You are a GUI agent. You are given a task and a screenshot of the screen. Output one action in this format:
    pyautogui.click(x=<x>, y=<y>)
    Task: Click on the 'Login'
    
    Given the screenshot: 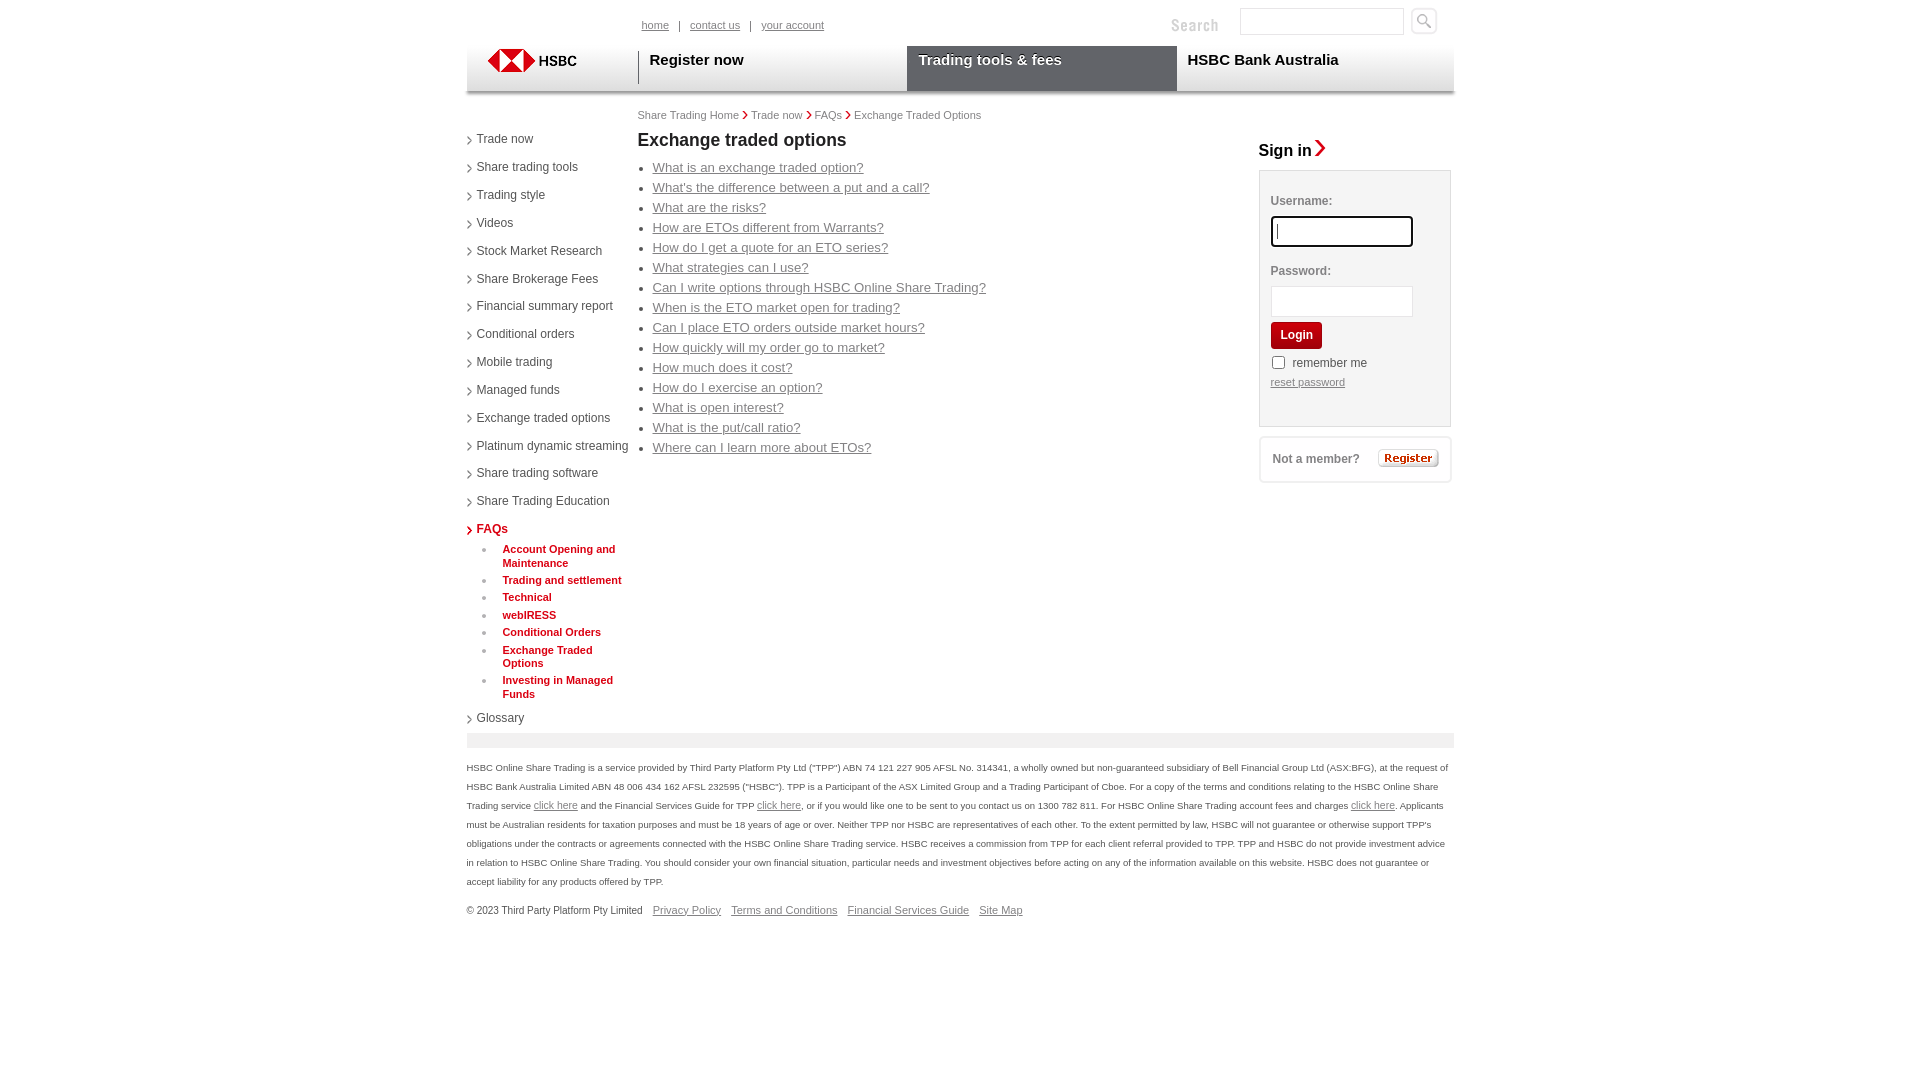 What is the action you would take?
    pyautogui.click(x=1295, y=334)
    